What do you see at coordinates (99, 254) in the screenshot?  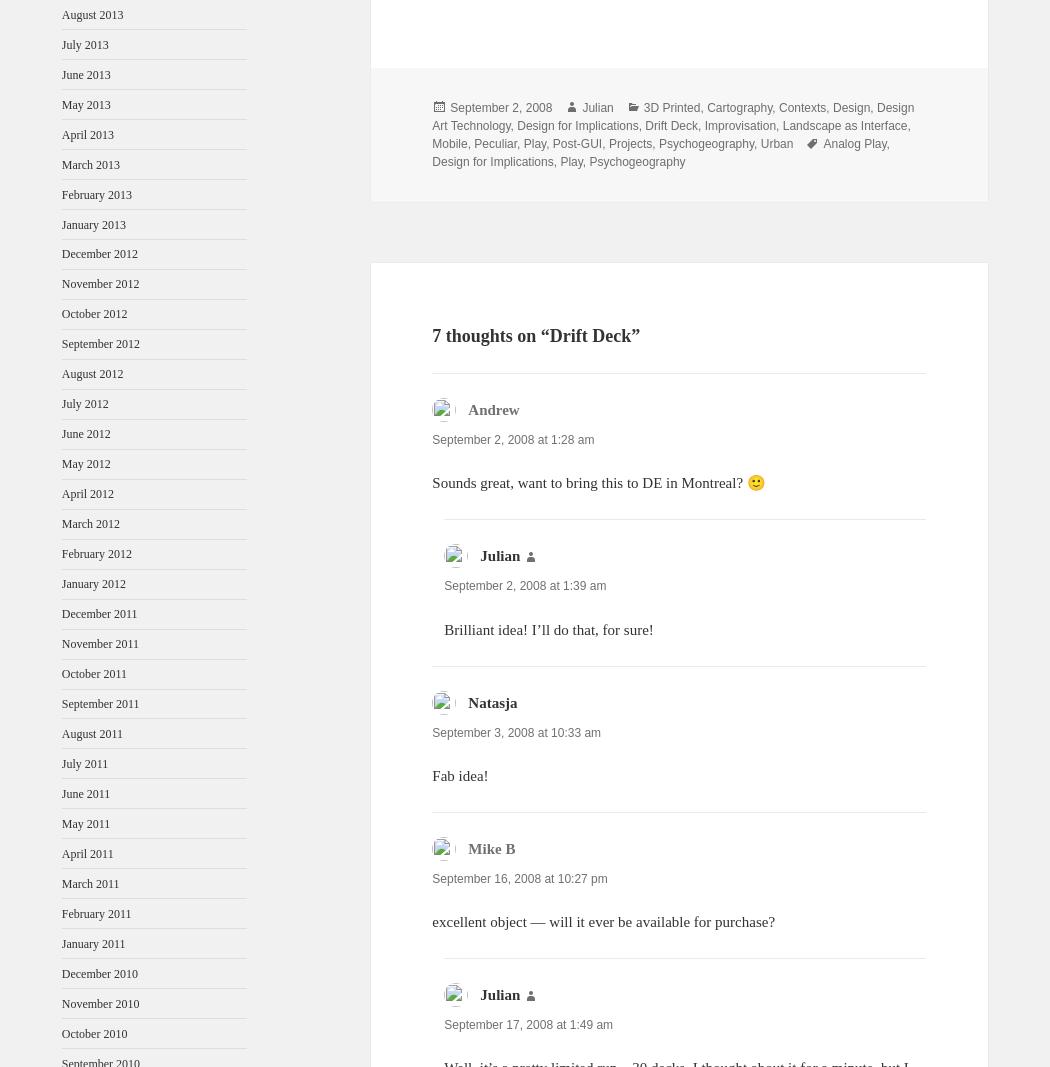 I see `'December 2012'` at bounding box center [99, 254].